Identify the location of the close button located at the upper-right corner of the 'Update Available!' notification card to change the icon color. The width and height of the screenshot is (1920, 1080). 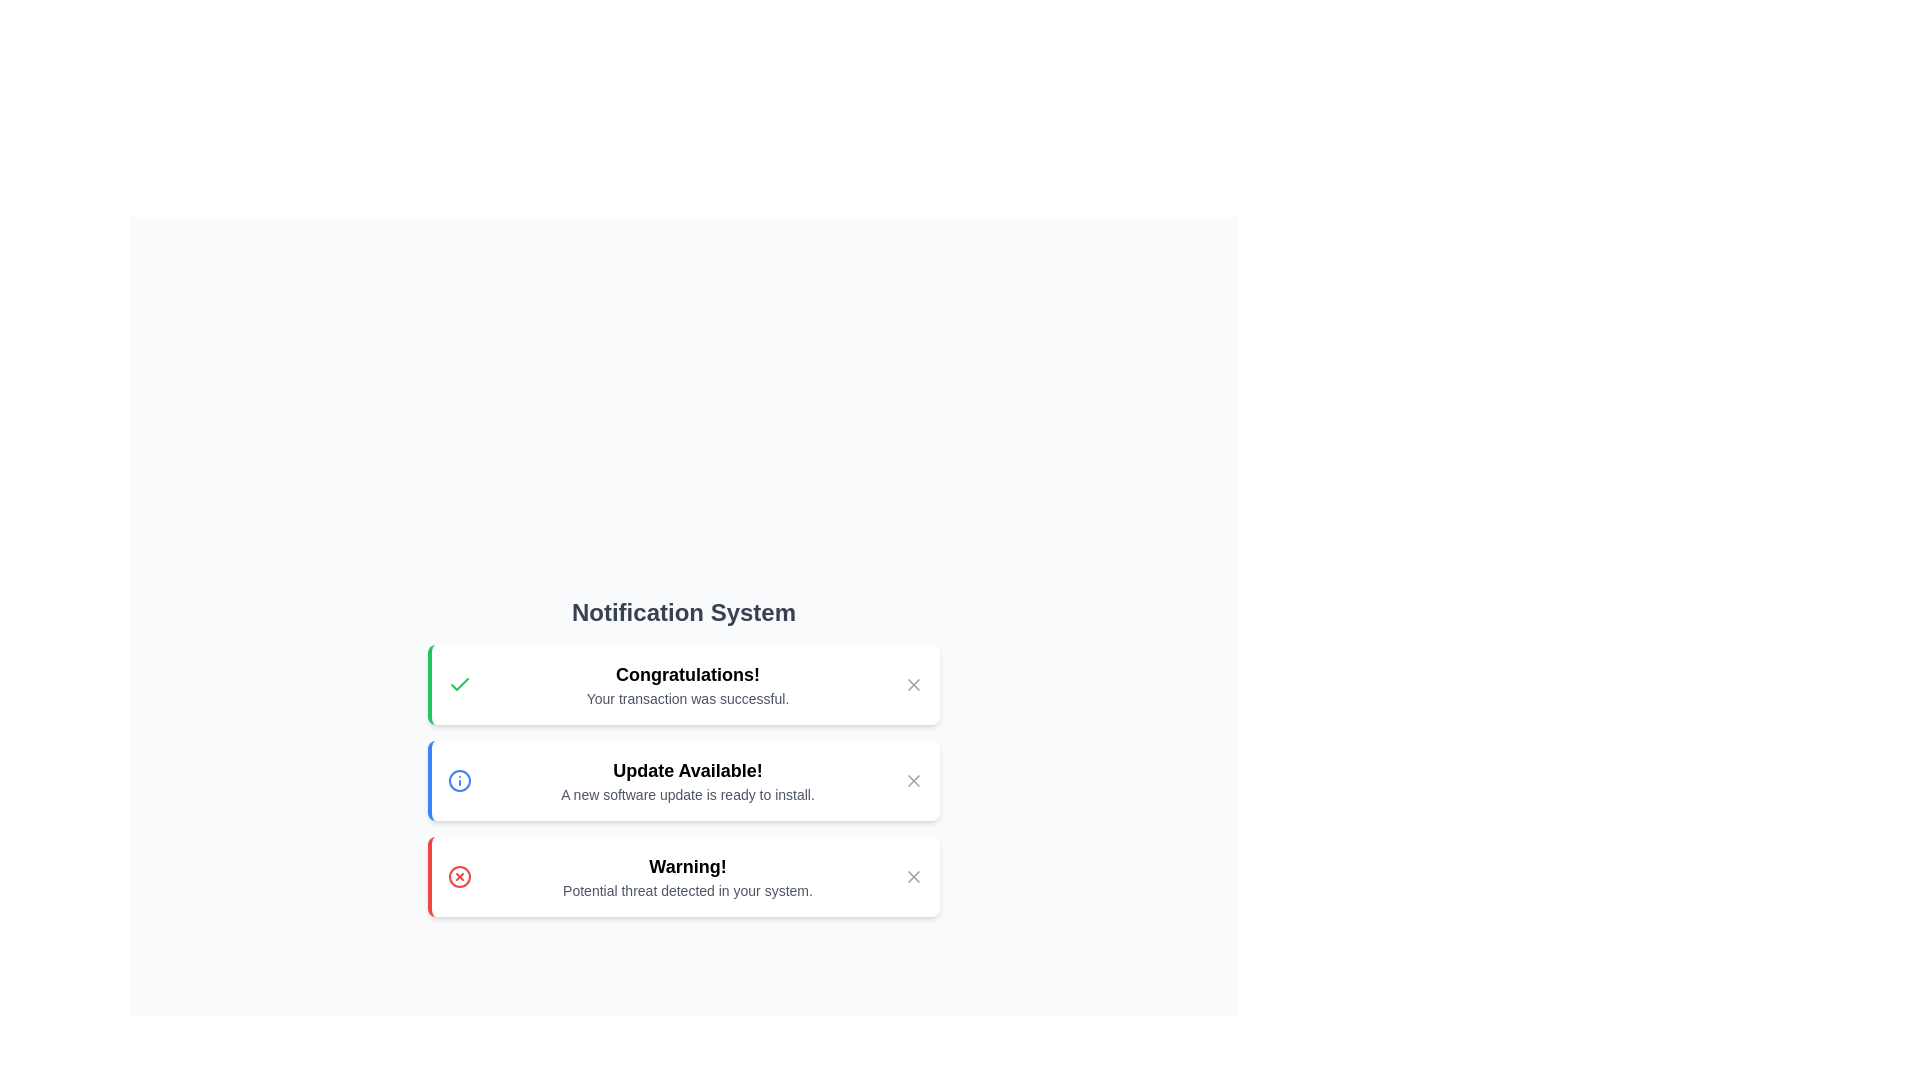
(912, 779).